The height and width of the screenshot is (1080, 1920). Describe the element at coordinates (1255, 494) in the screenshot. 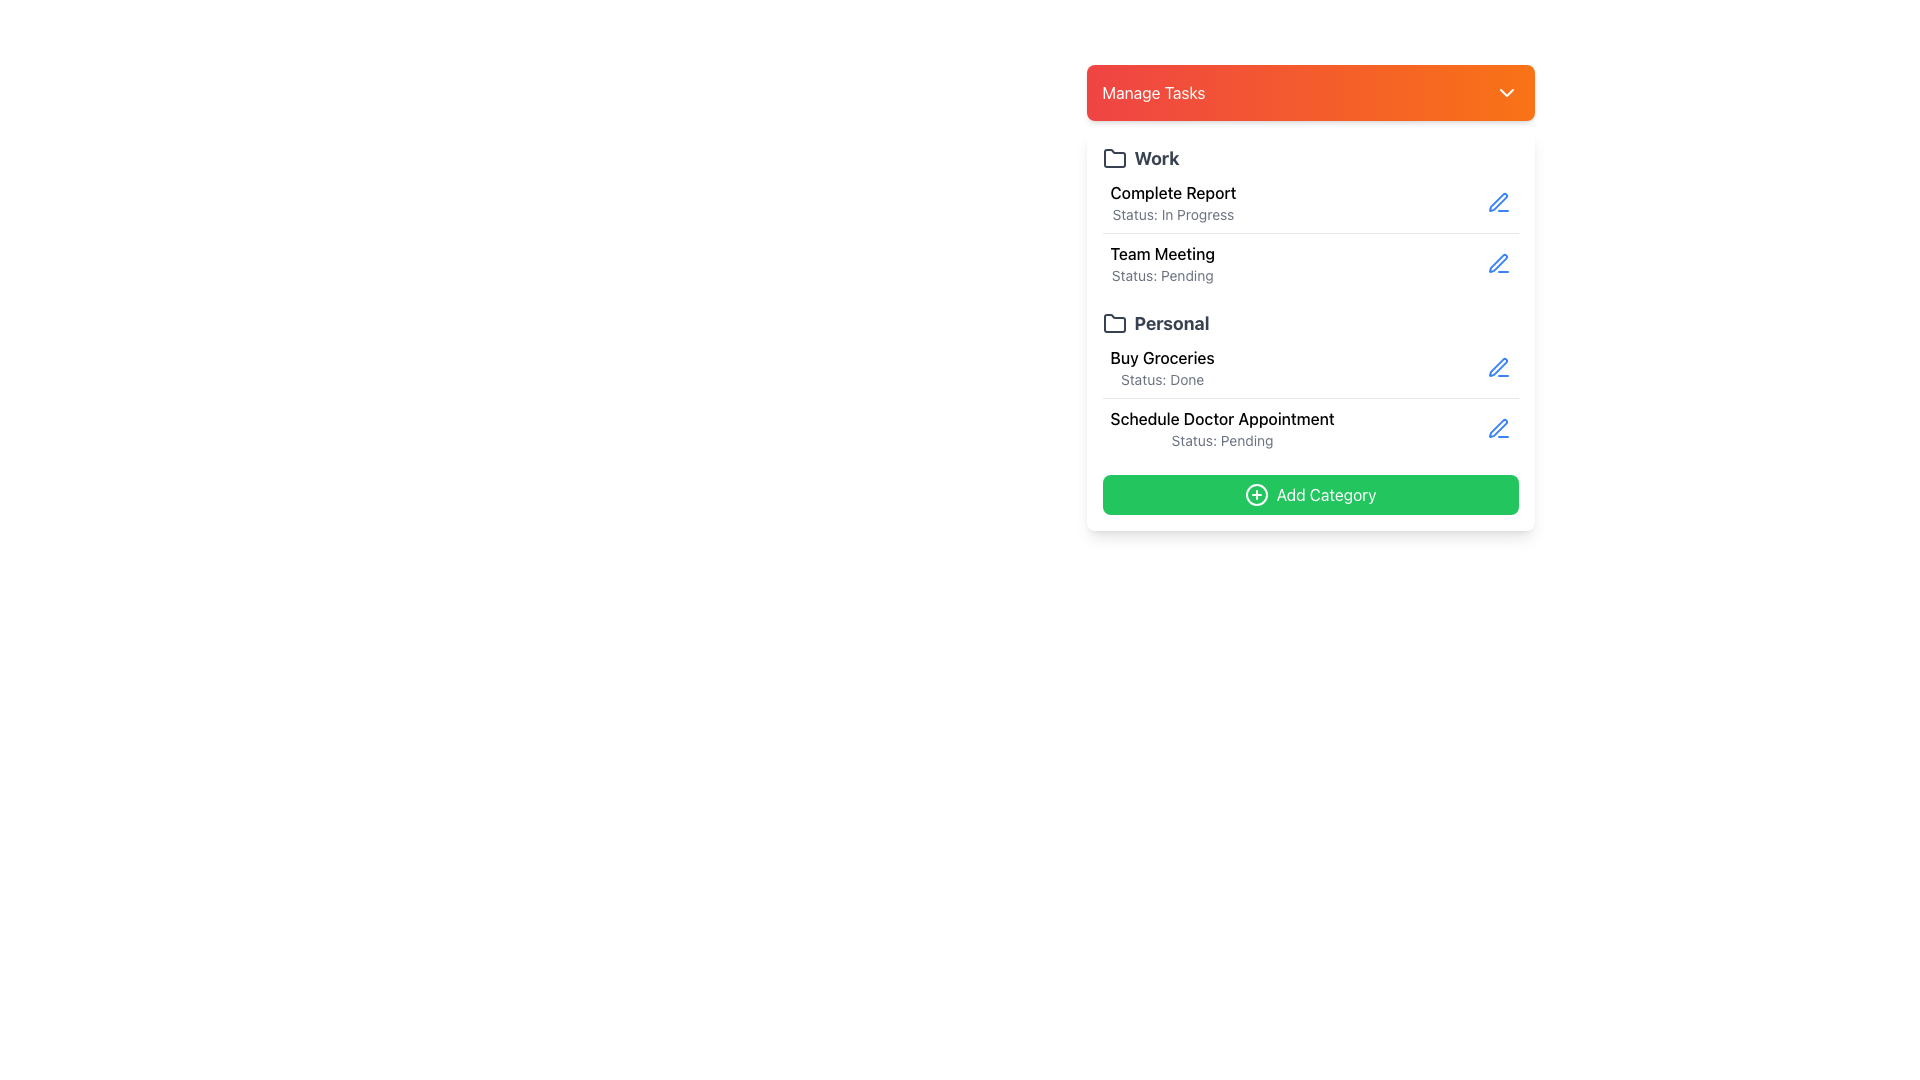

I see `the circular icon with a plus sign in the center, which has a green background and is positioned to the left of the 'Add Category' button` at that location.